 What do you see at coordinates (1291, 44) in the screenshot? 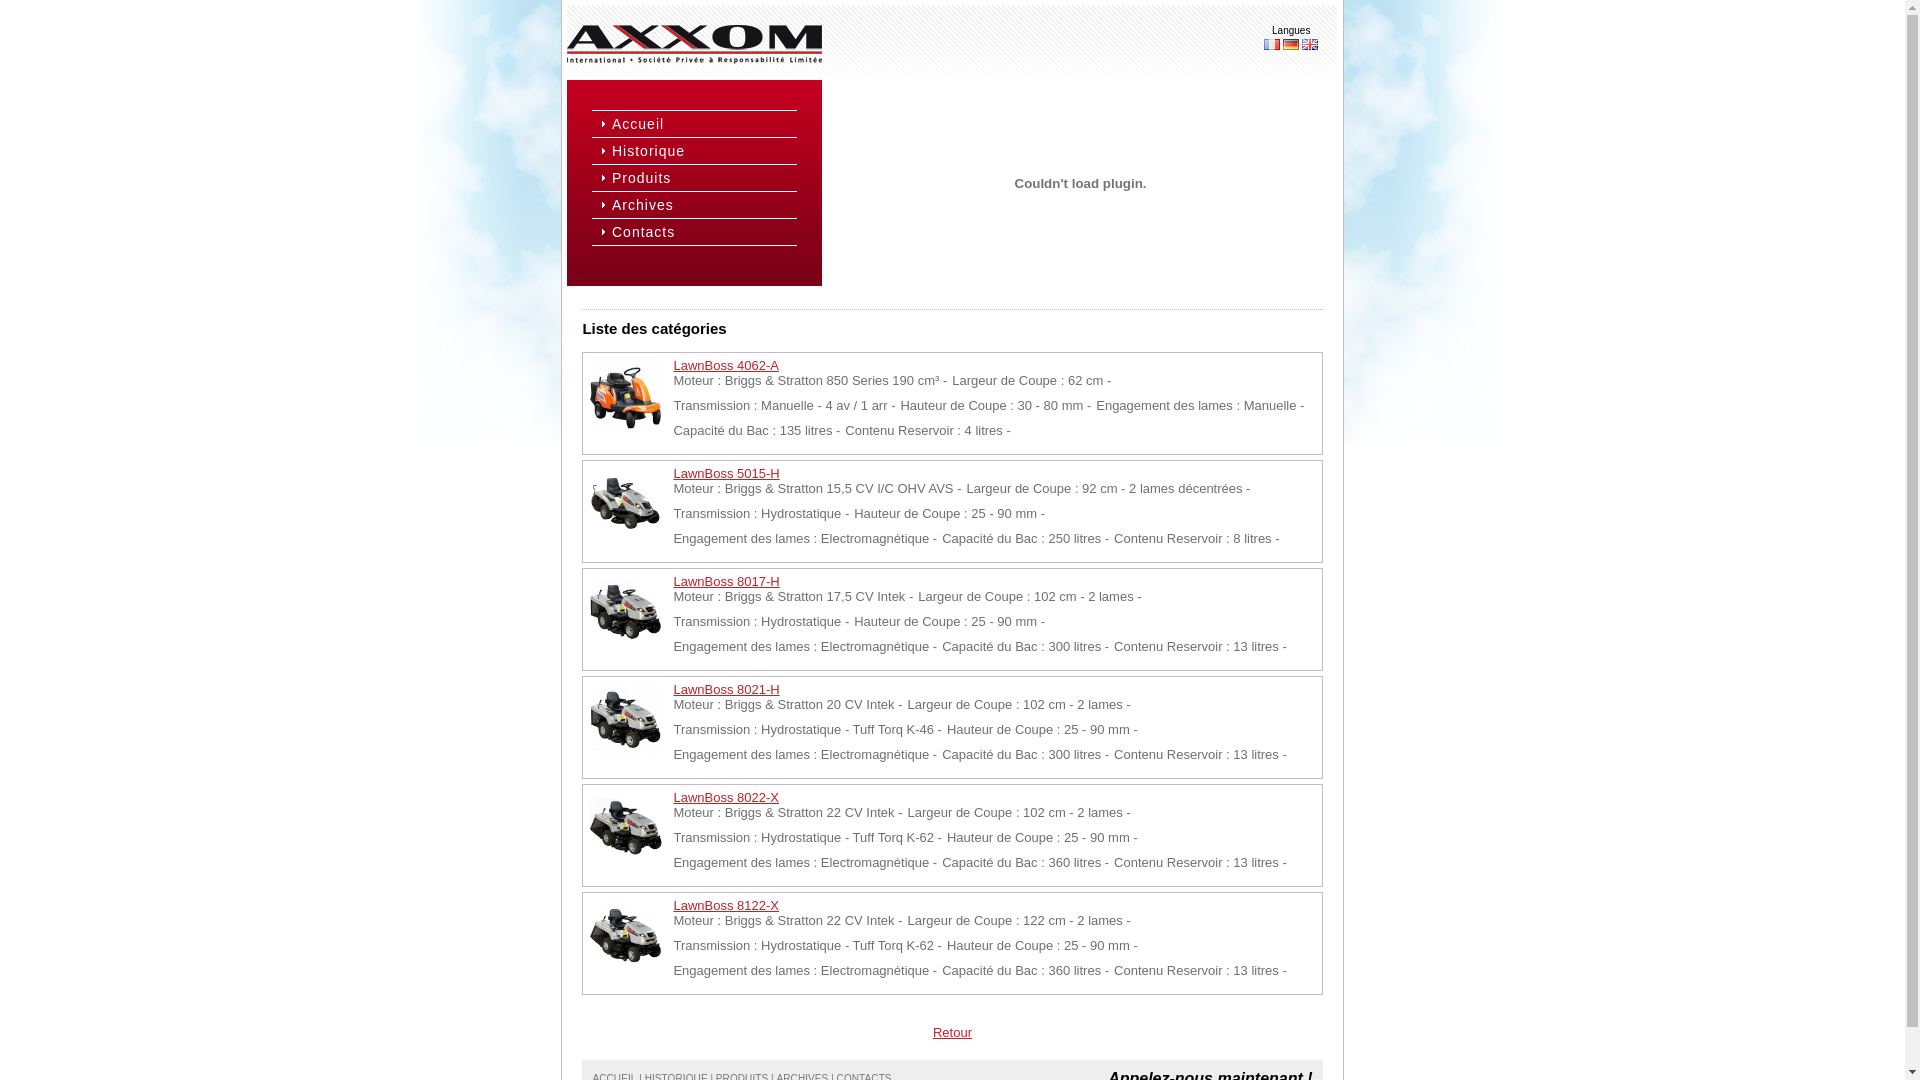
I see `'DE'` at bounding box center [1291, 44].